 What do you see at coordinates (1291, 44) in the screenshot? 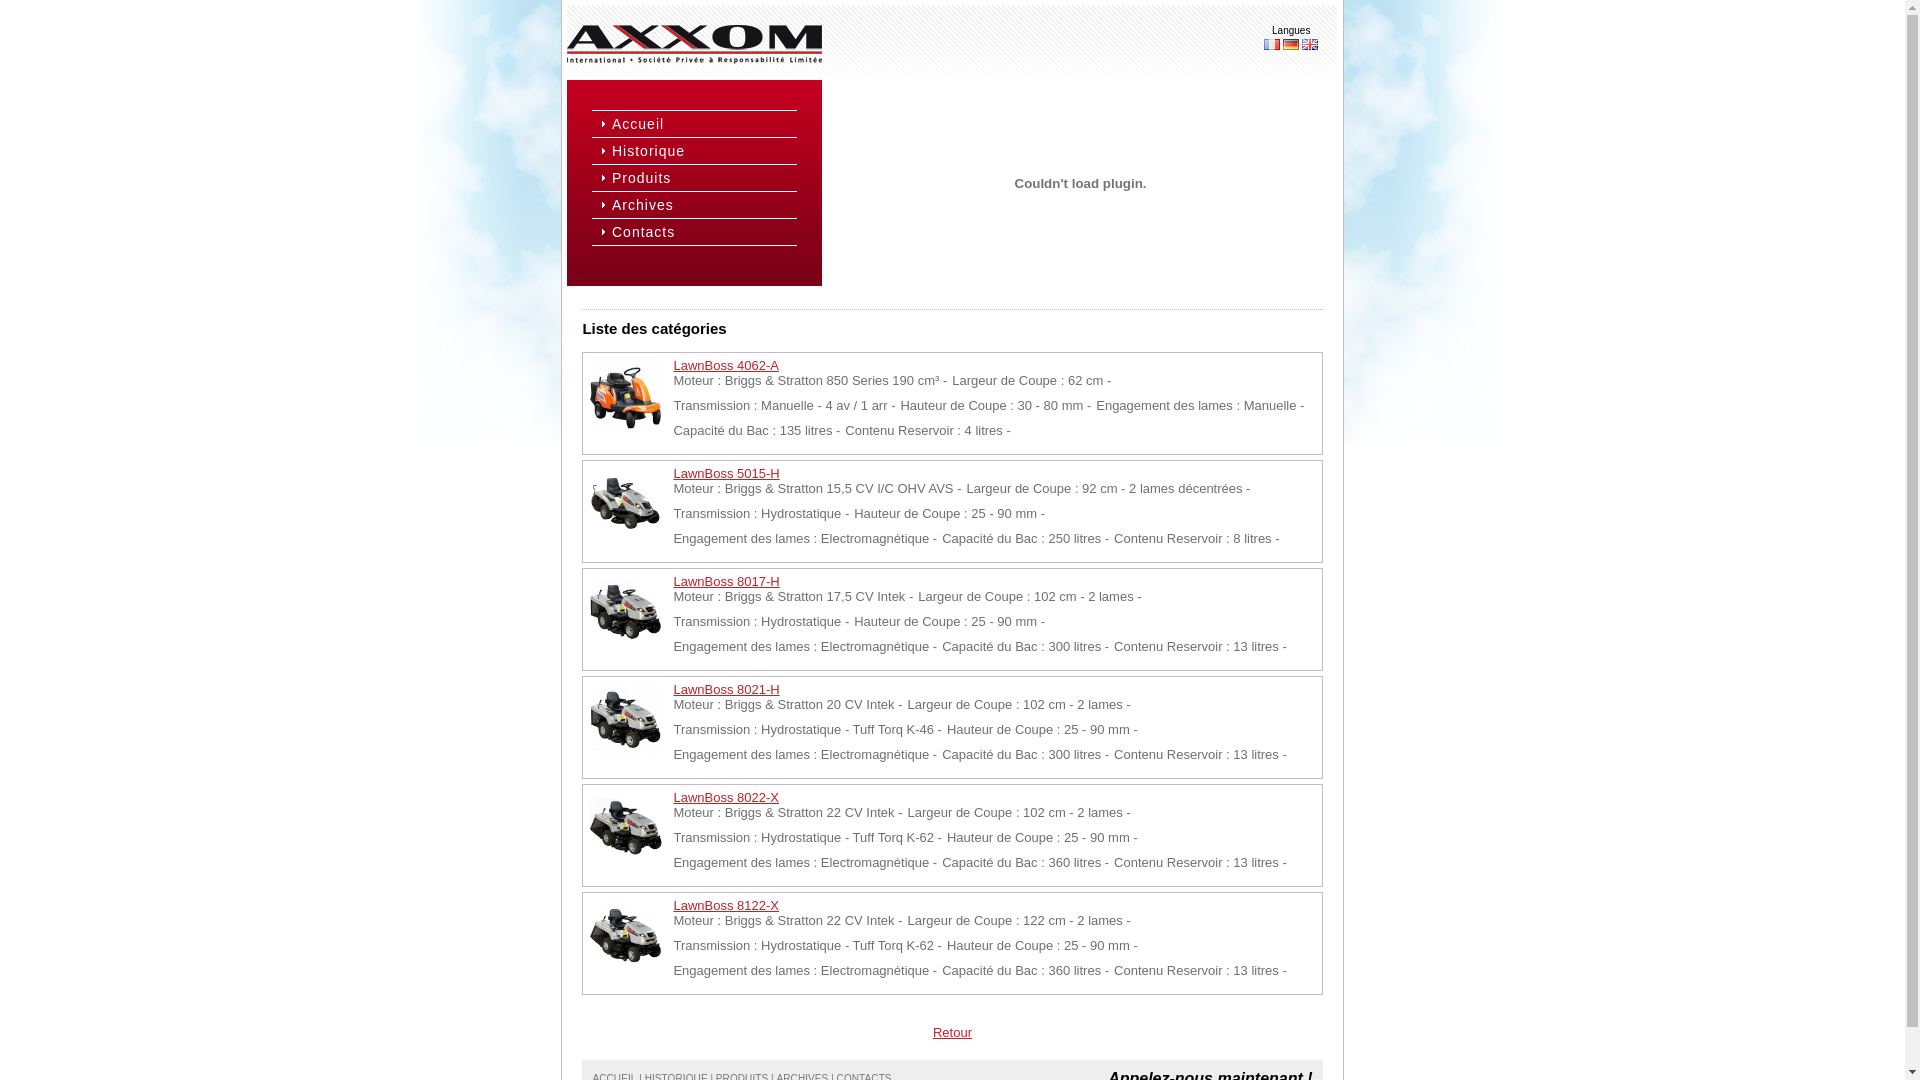
I see `'DE'` at bounding box center [1291, 44].